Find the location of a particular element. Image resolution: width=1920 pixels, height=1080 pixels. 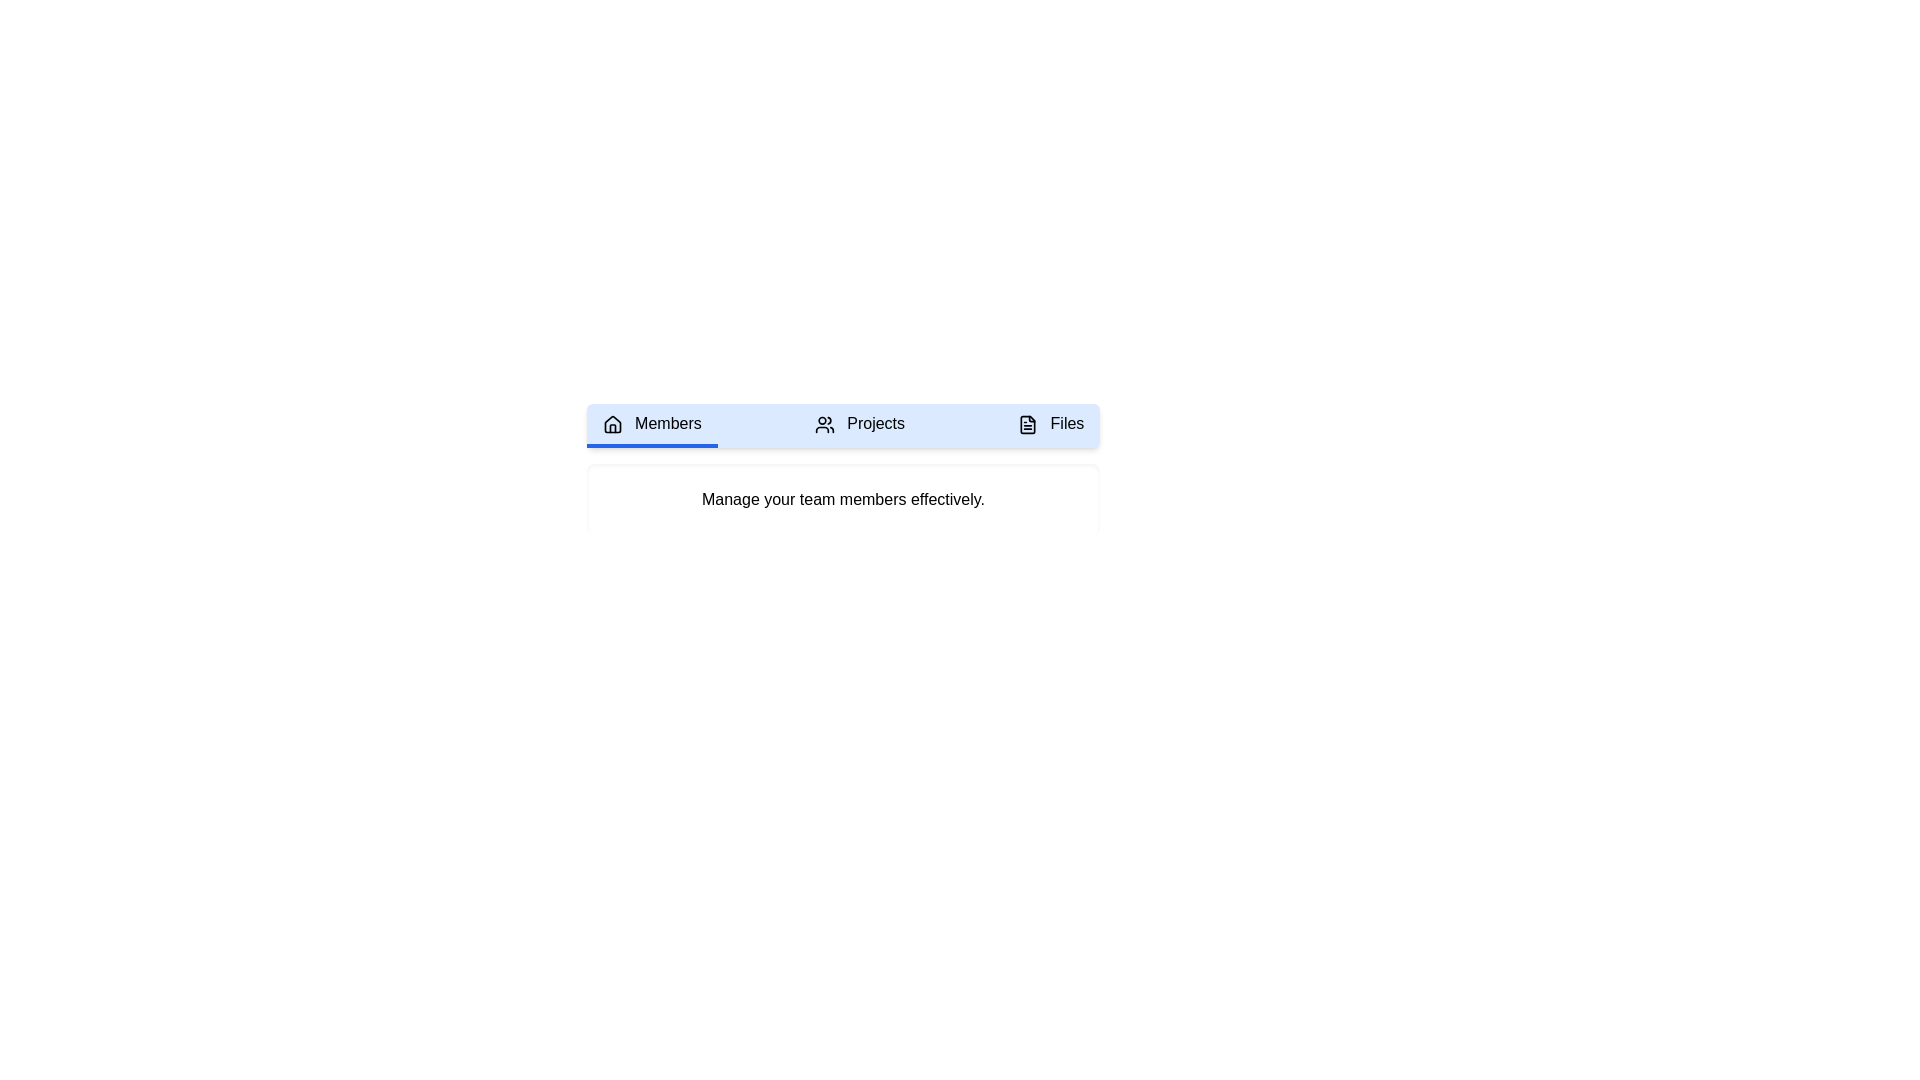

the icon resembling a group of people in the 'Projects' tab of the navigation menu is located at coordinates (824, 423).